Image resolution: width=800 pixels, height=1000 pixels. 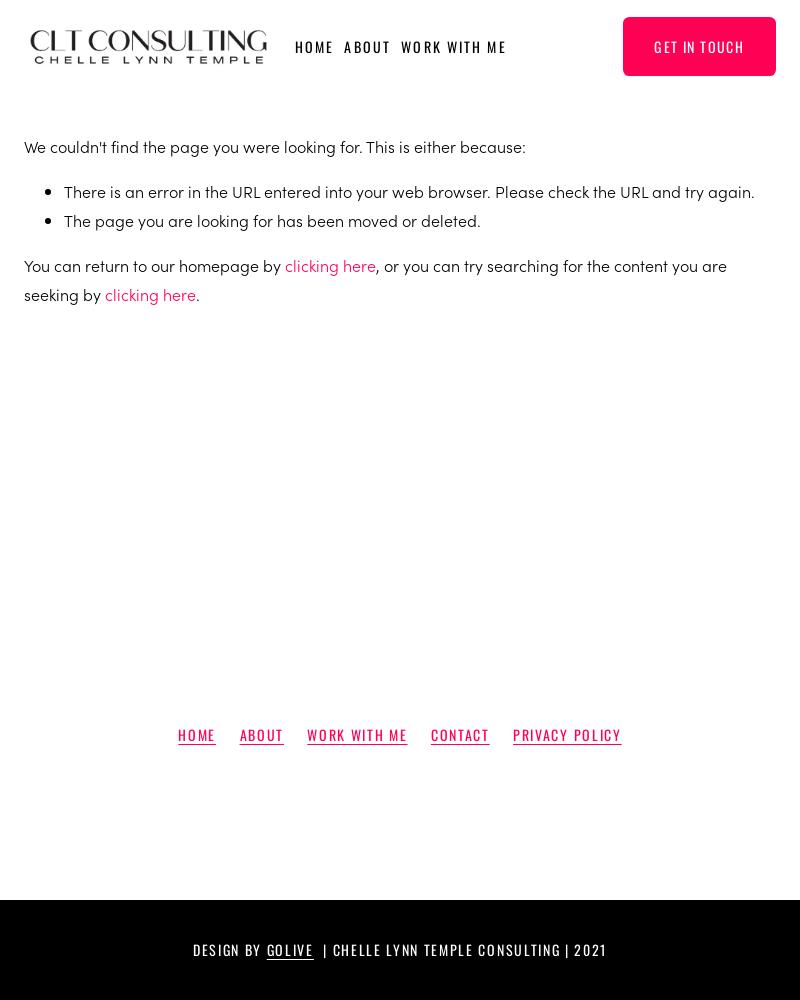 I want to click on 'Privacy Policy', so click(x=511, y=732).